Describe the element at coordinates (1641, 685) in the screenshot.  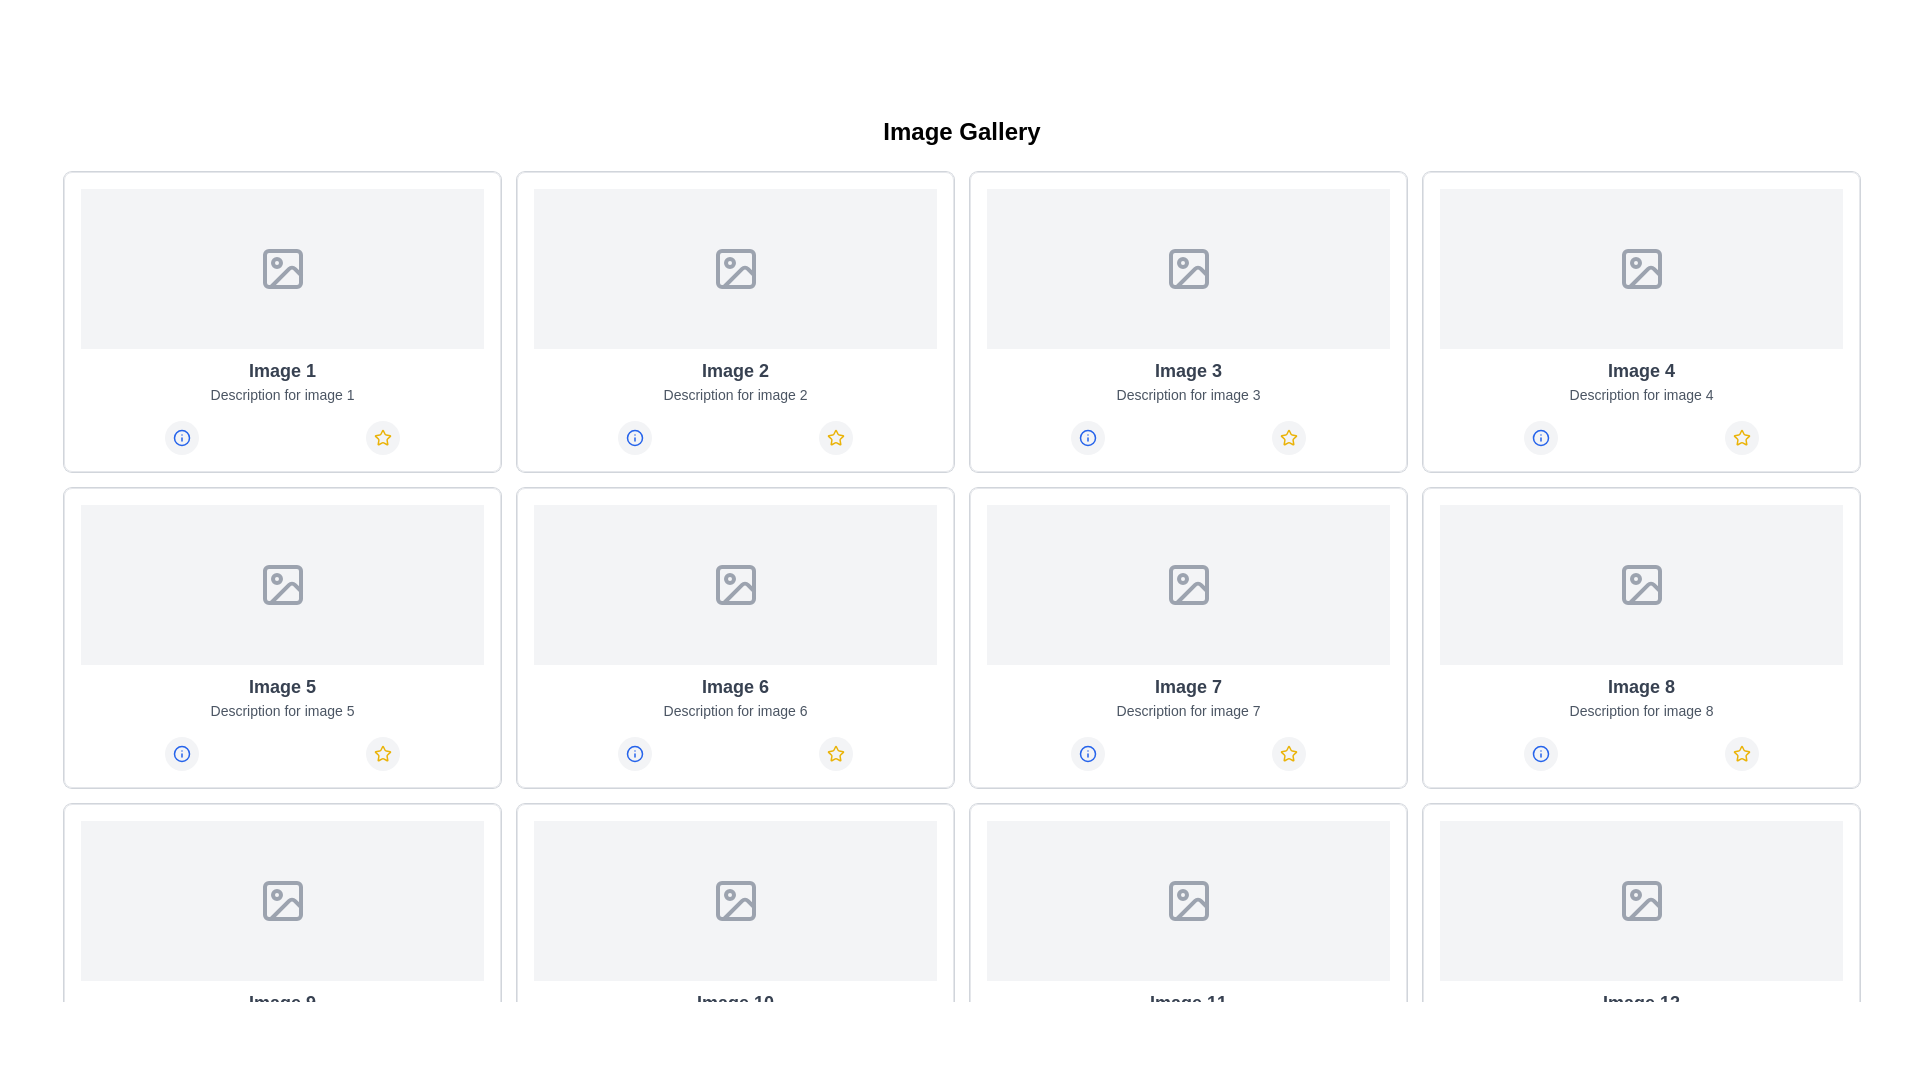
I see `the static text label identifying it as 'Image 8' in the gallery interface, located in the third row and fourth column of the grid layout` at that location.